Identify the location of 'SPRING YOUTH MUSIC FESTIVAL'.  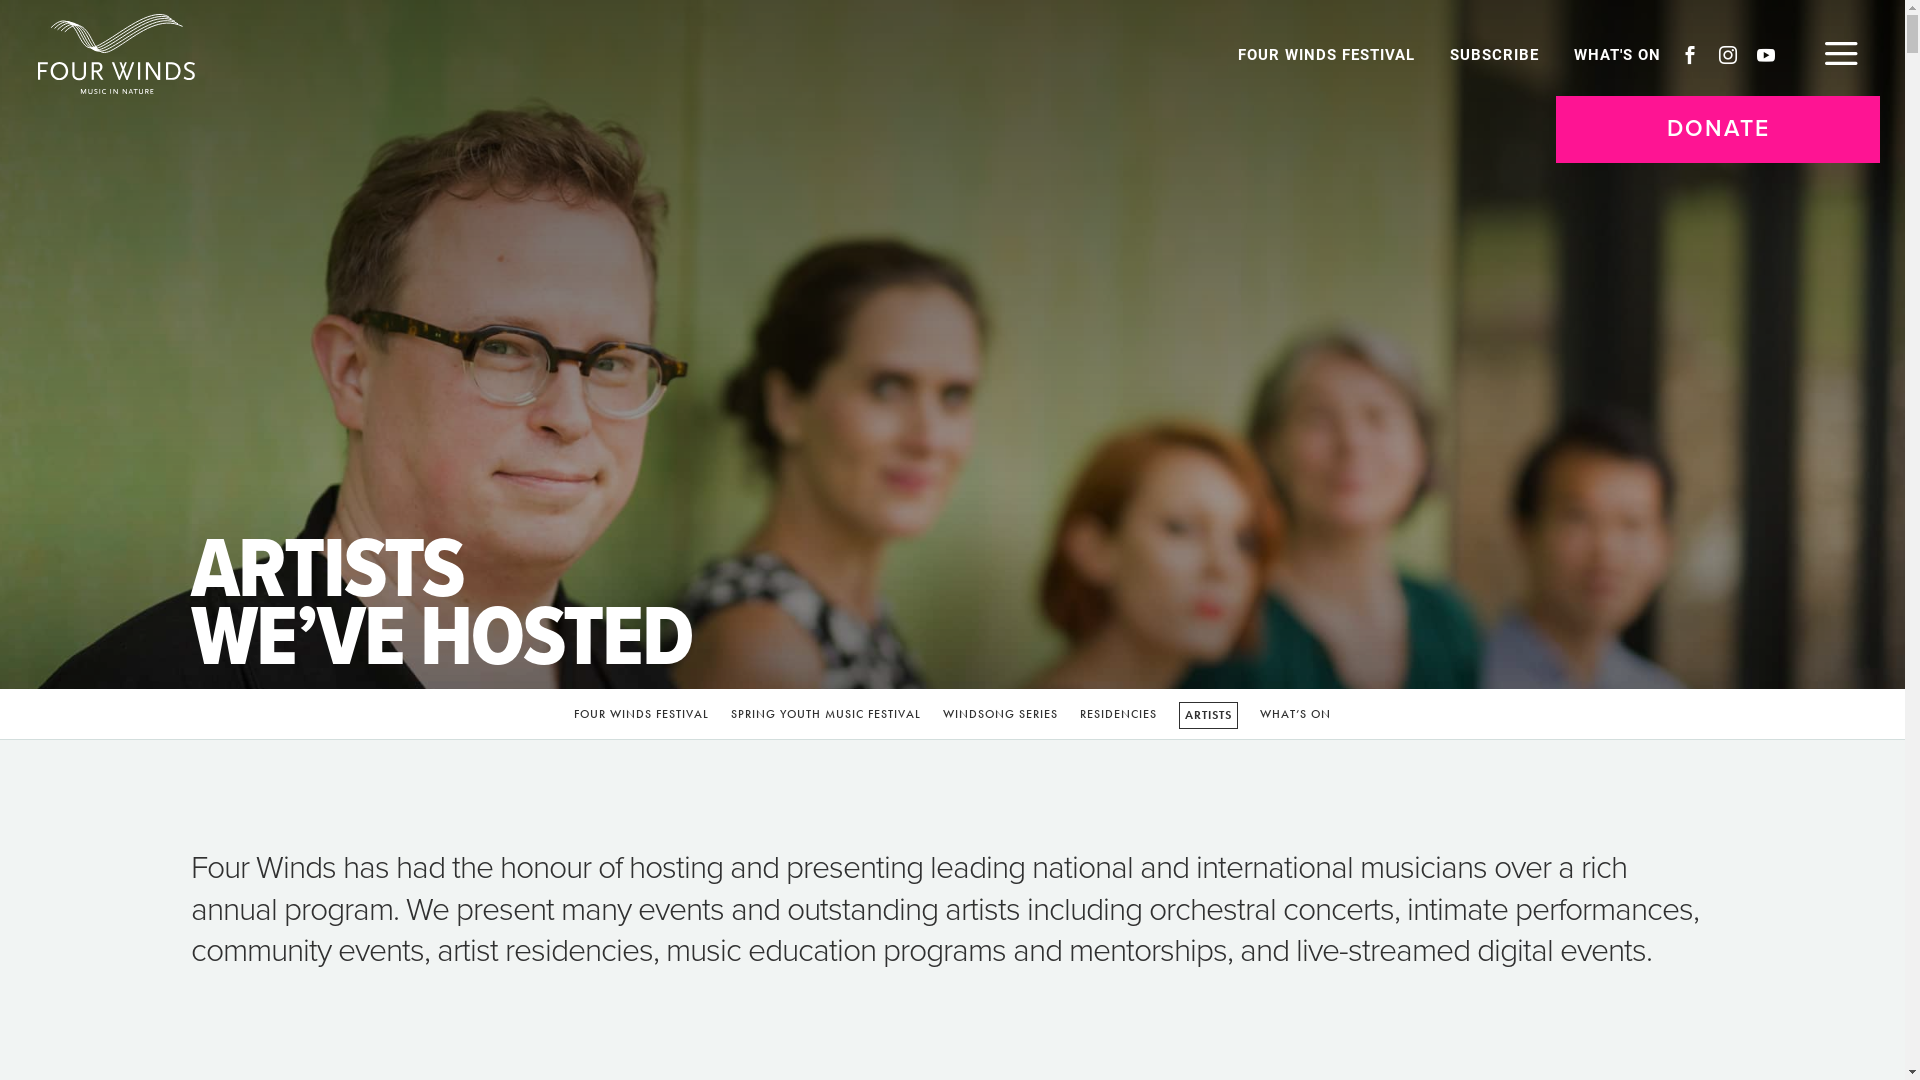
(825, 716).